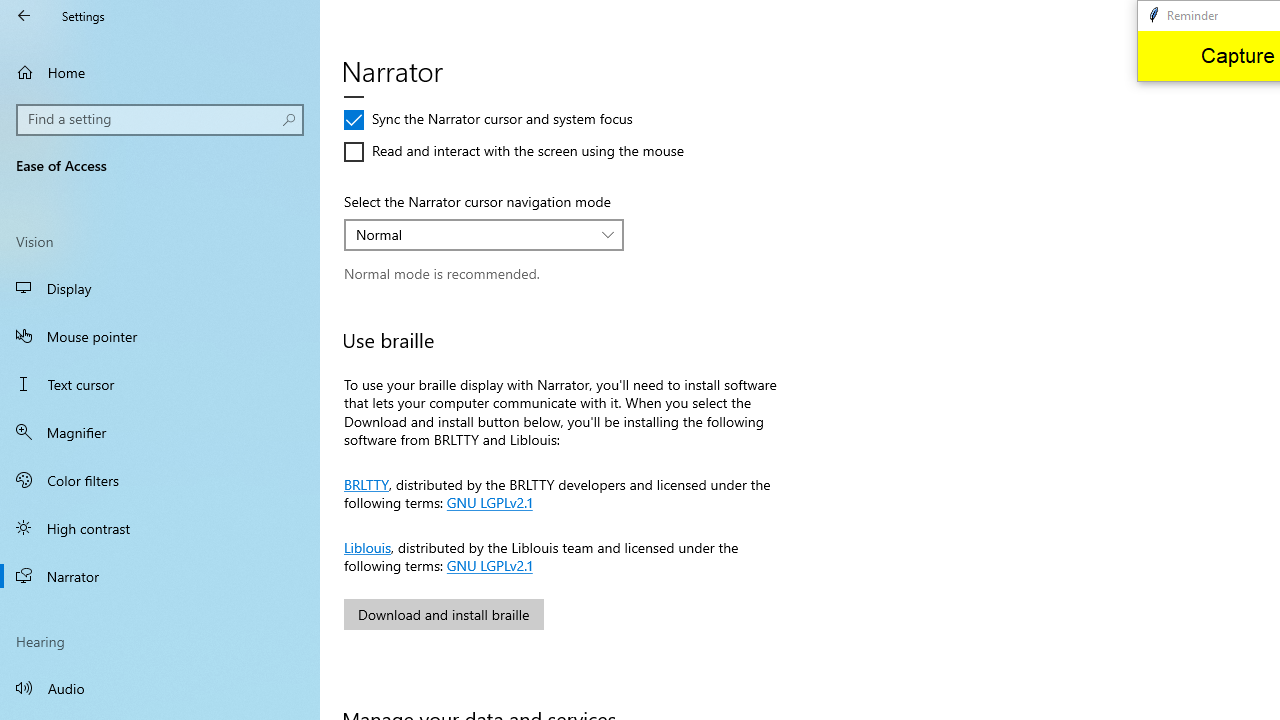 The height and width of the screenshot is (720, 1280). What do you see at coordinates (160, 527) in the screenshot?
I see `'High contrast'` at bounding box center [160, 527].